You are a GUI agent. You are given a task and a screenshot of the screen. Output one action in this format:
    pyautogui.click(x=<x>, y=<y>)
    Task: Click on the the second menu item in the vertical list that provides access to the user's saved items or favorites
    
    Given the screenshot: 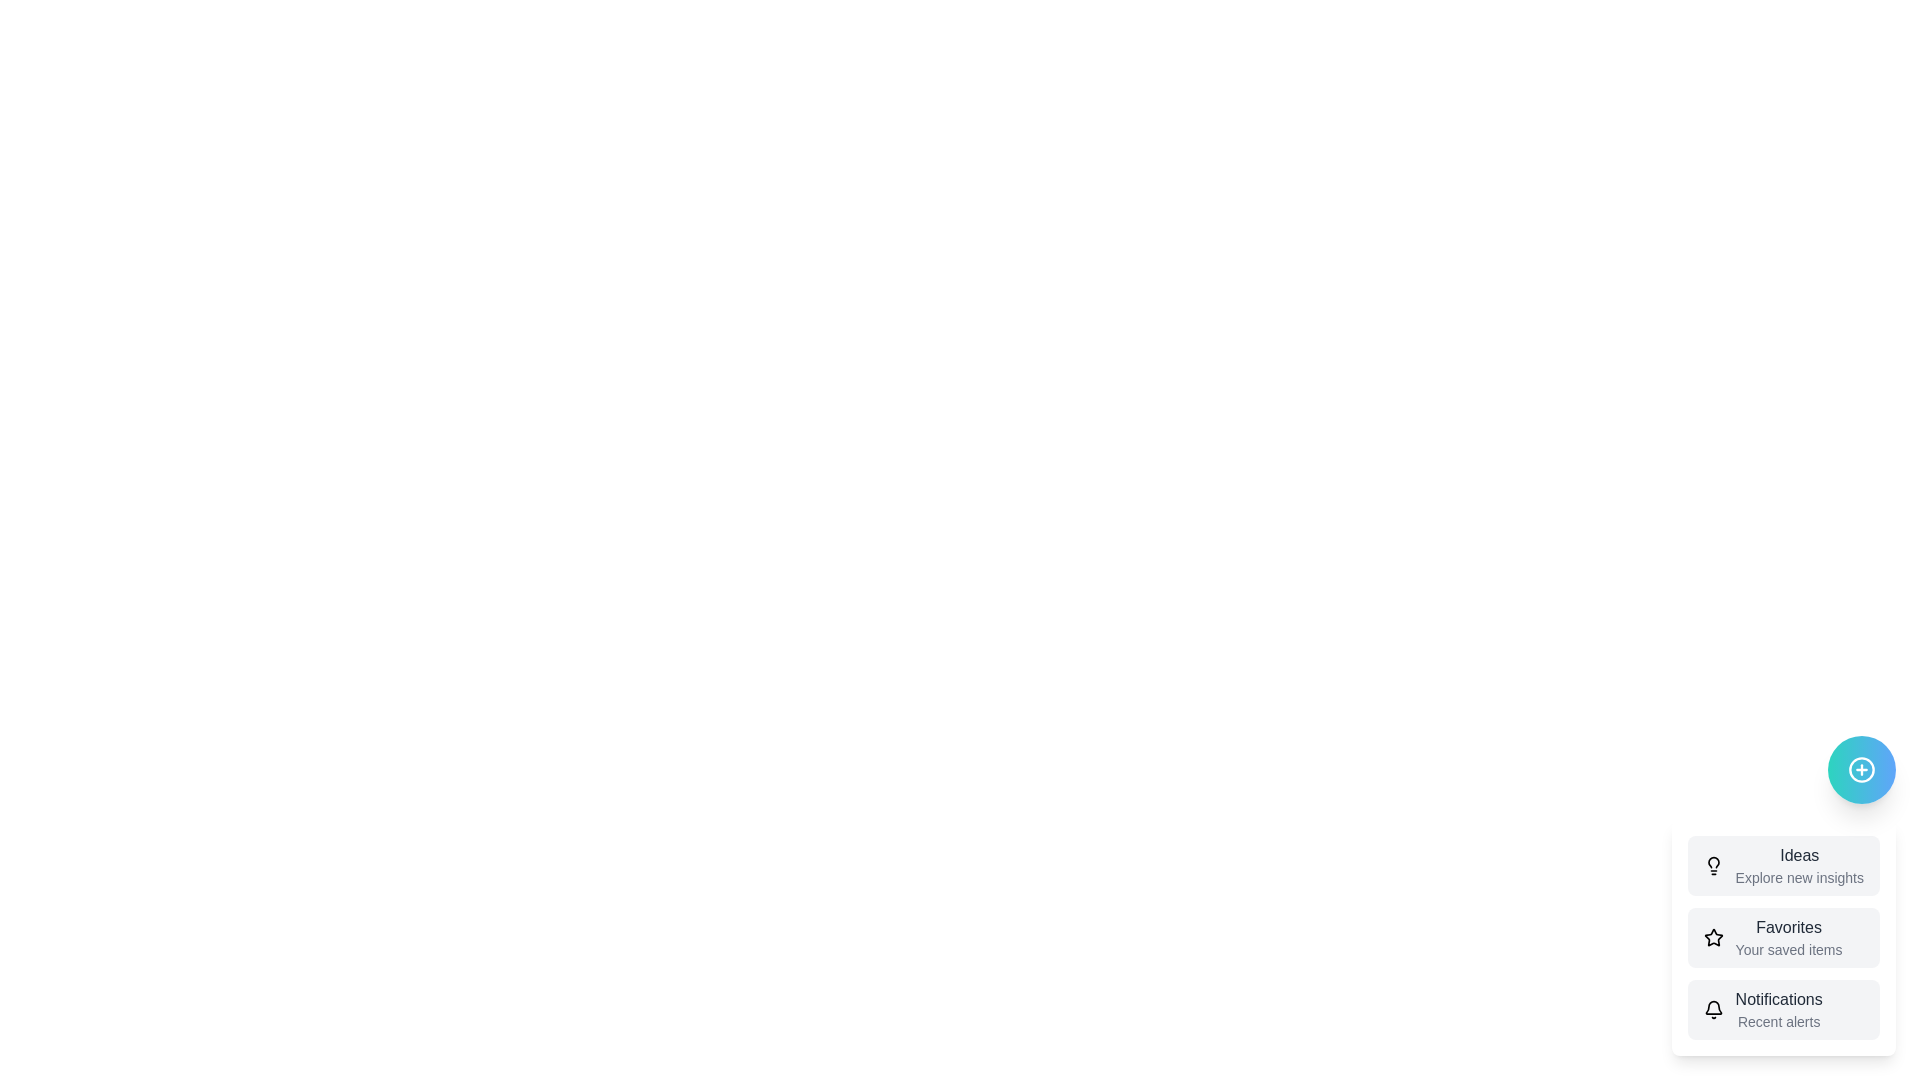 What is the action you would take?
    pyautogui.click(x=1789, y=937)
    